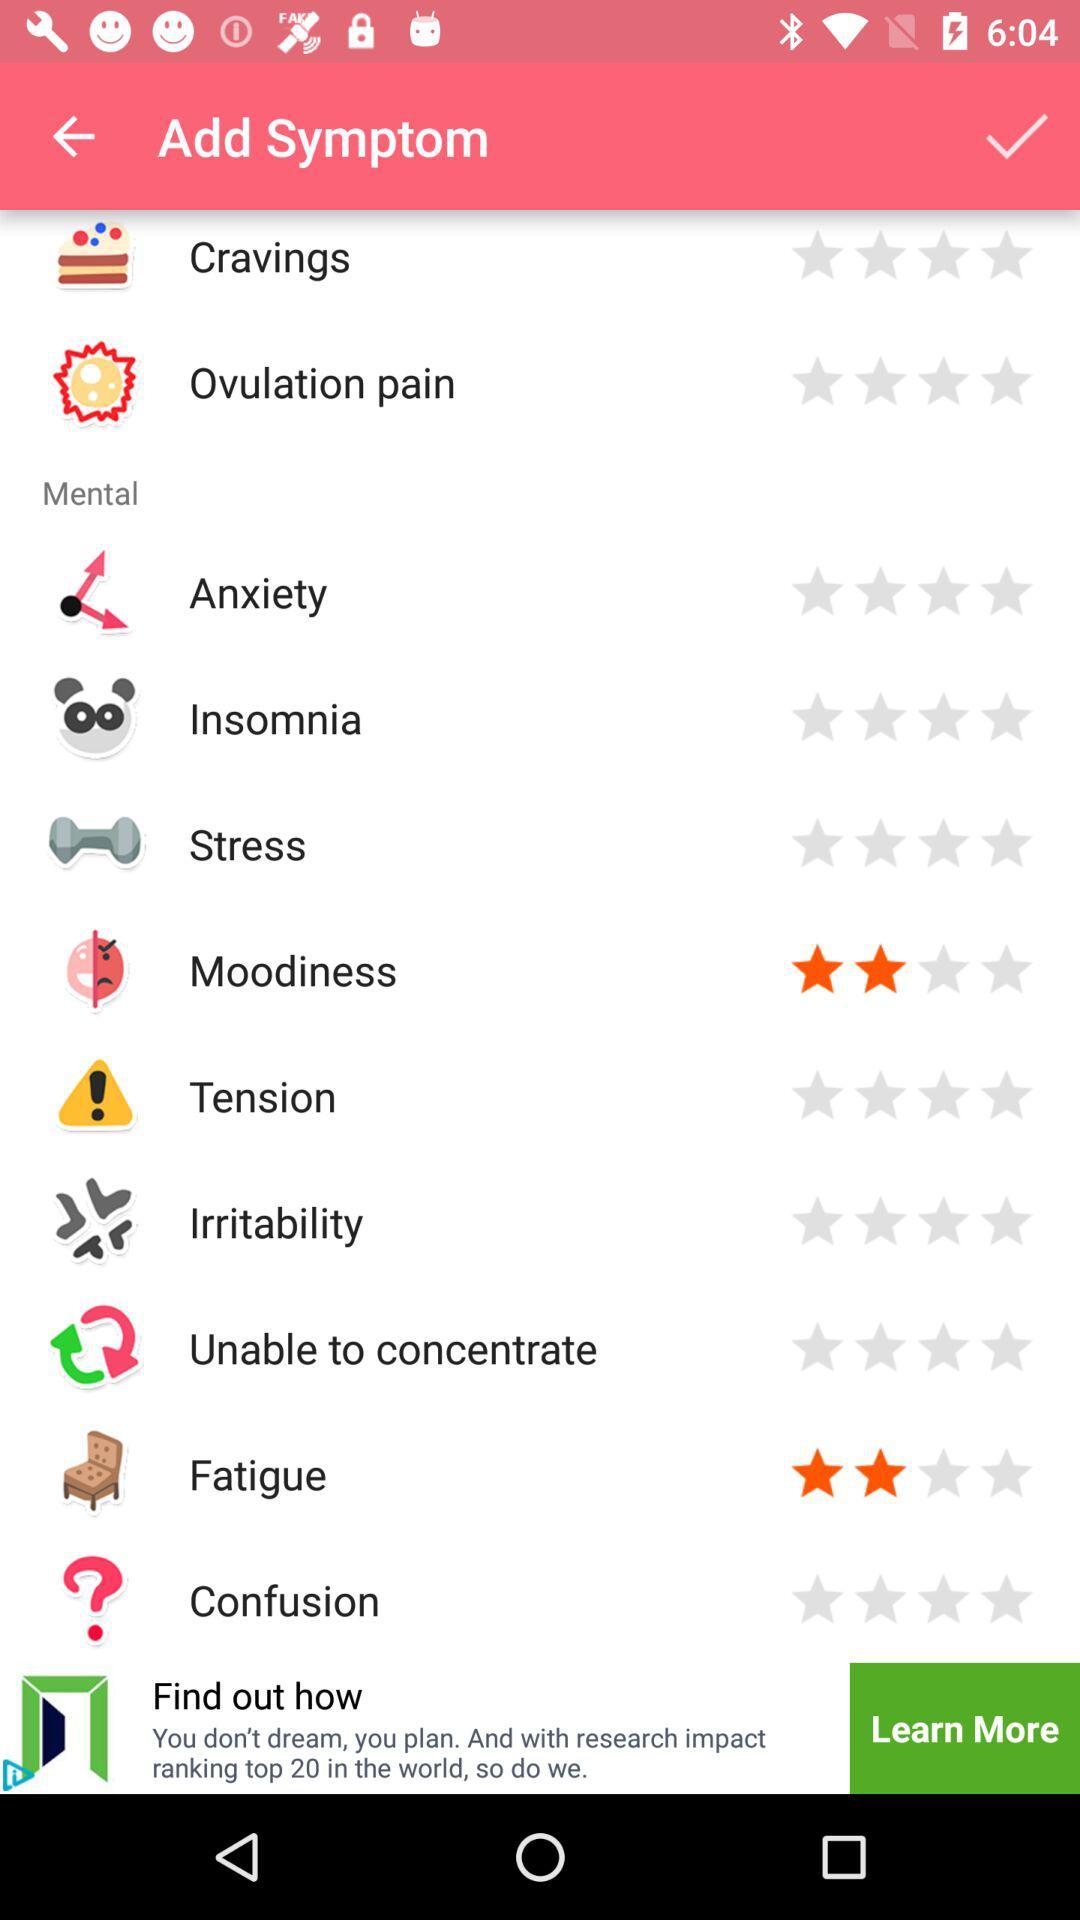 This screenshot has width=1080, height=1920. I want to click on rate moodiness, so click(943, 969).